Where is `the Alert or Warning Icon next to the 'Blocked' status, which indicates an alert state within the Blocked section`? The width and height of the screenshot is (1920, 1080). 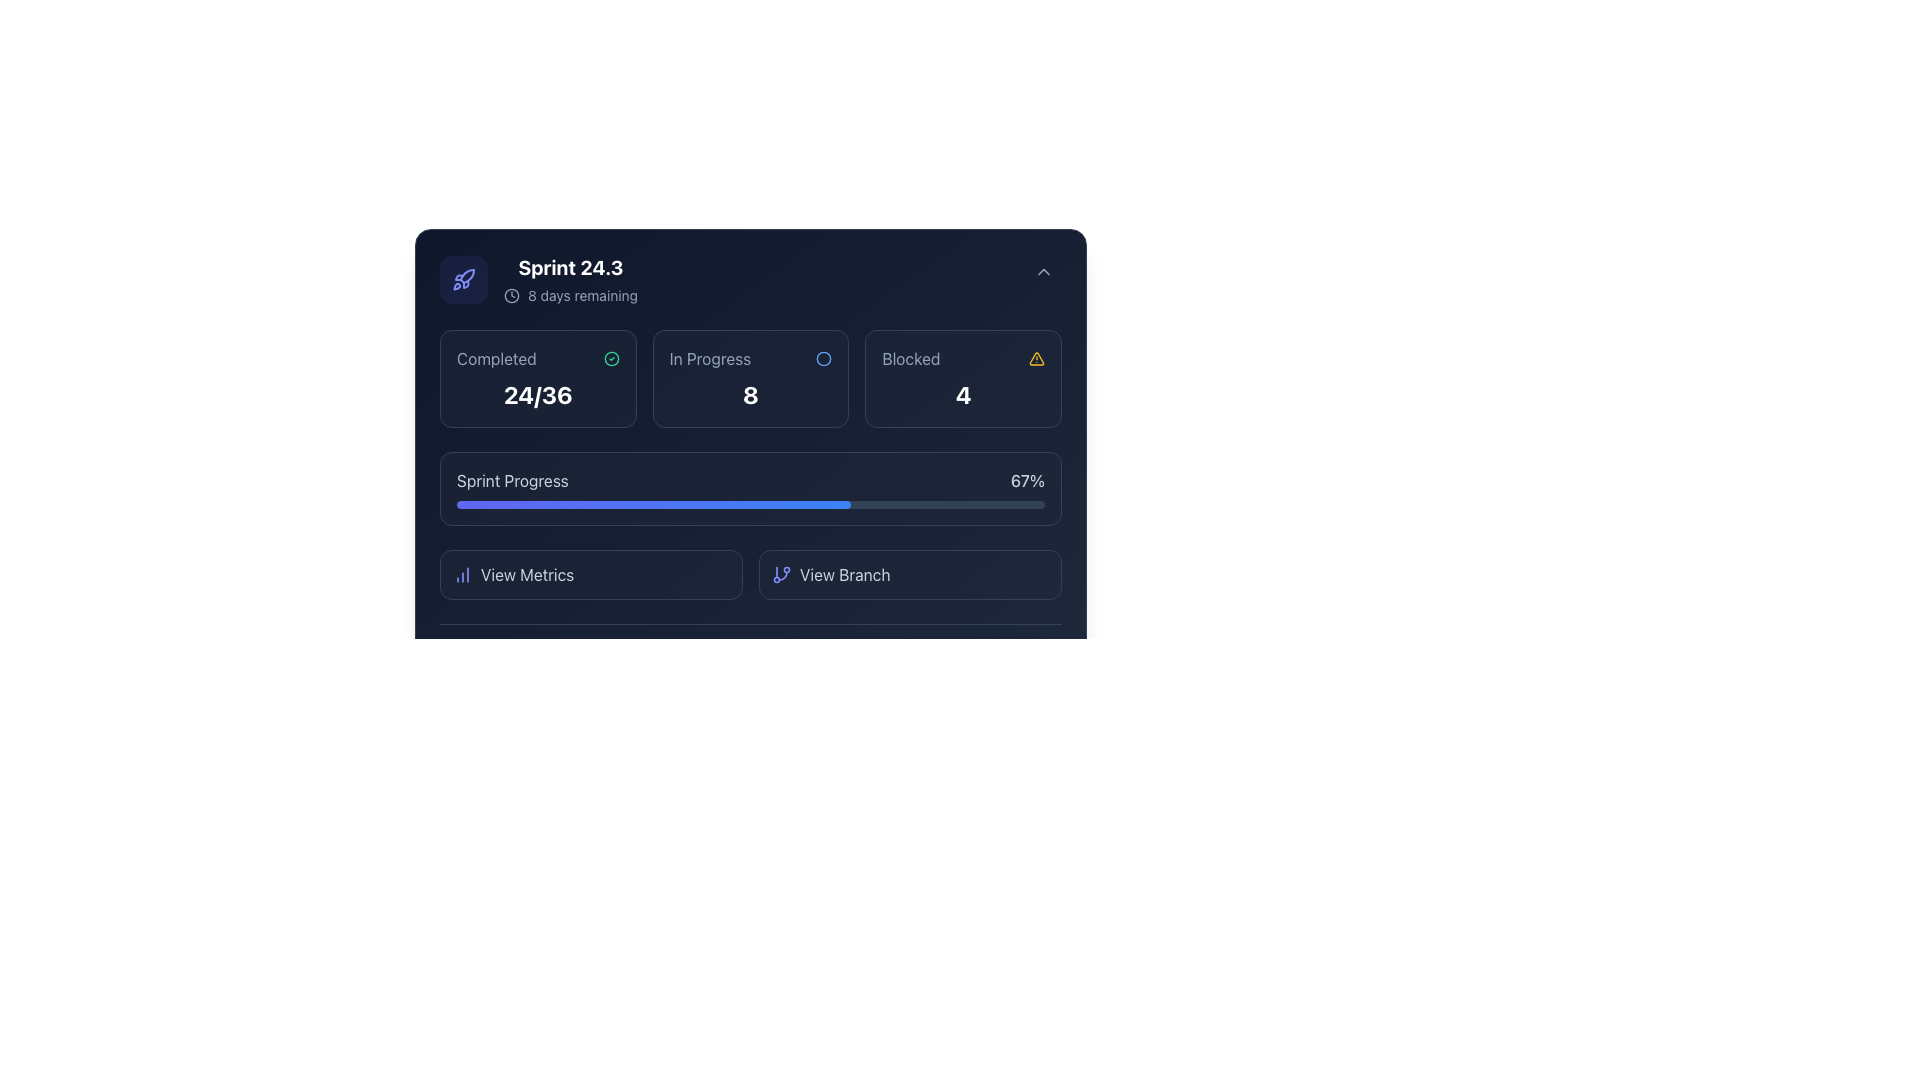 the Alert or Warning Icon next to the 'Blocked' status, which indicates an alert state within the Blocked section is located at coordinates (1036, 357).